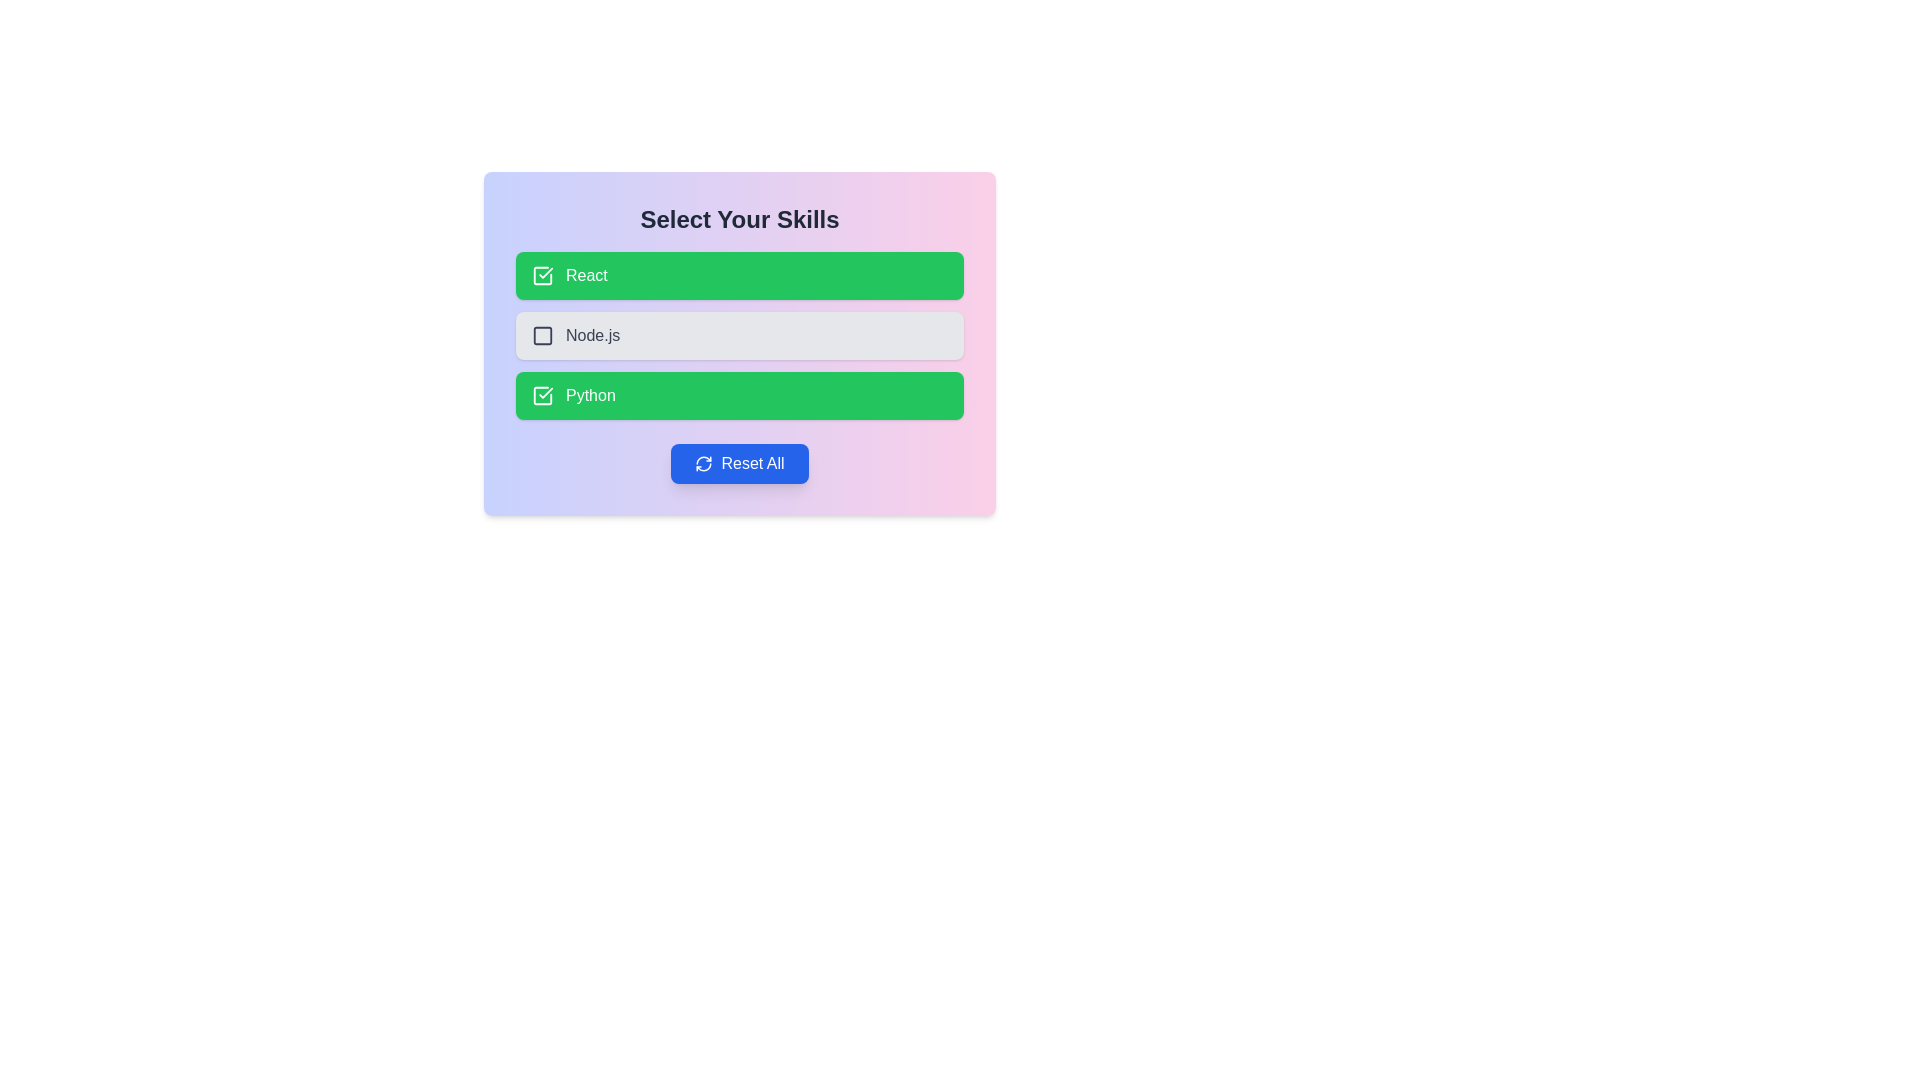 This screenshot has height=1080, width=1920. I want to click on the skill Node.js by clicking on its respective option, so click(738, 334).